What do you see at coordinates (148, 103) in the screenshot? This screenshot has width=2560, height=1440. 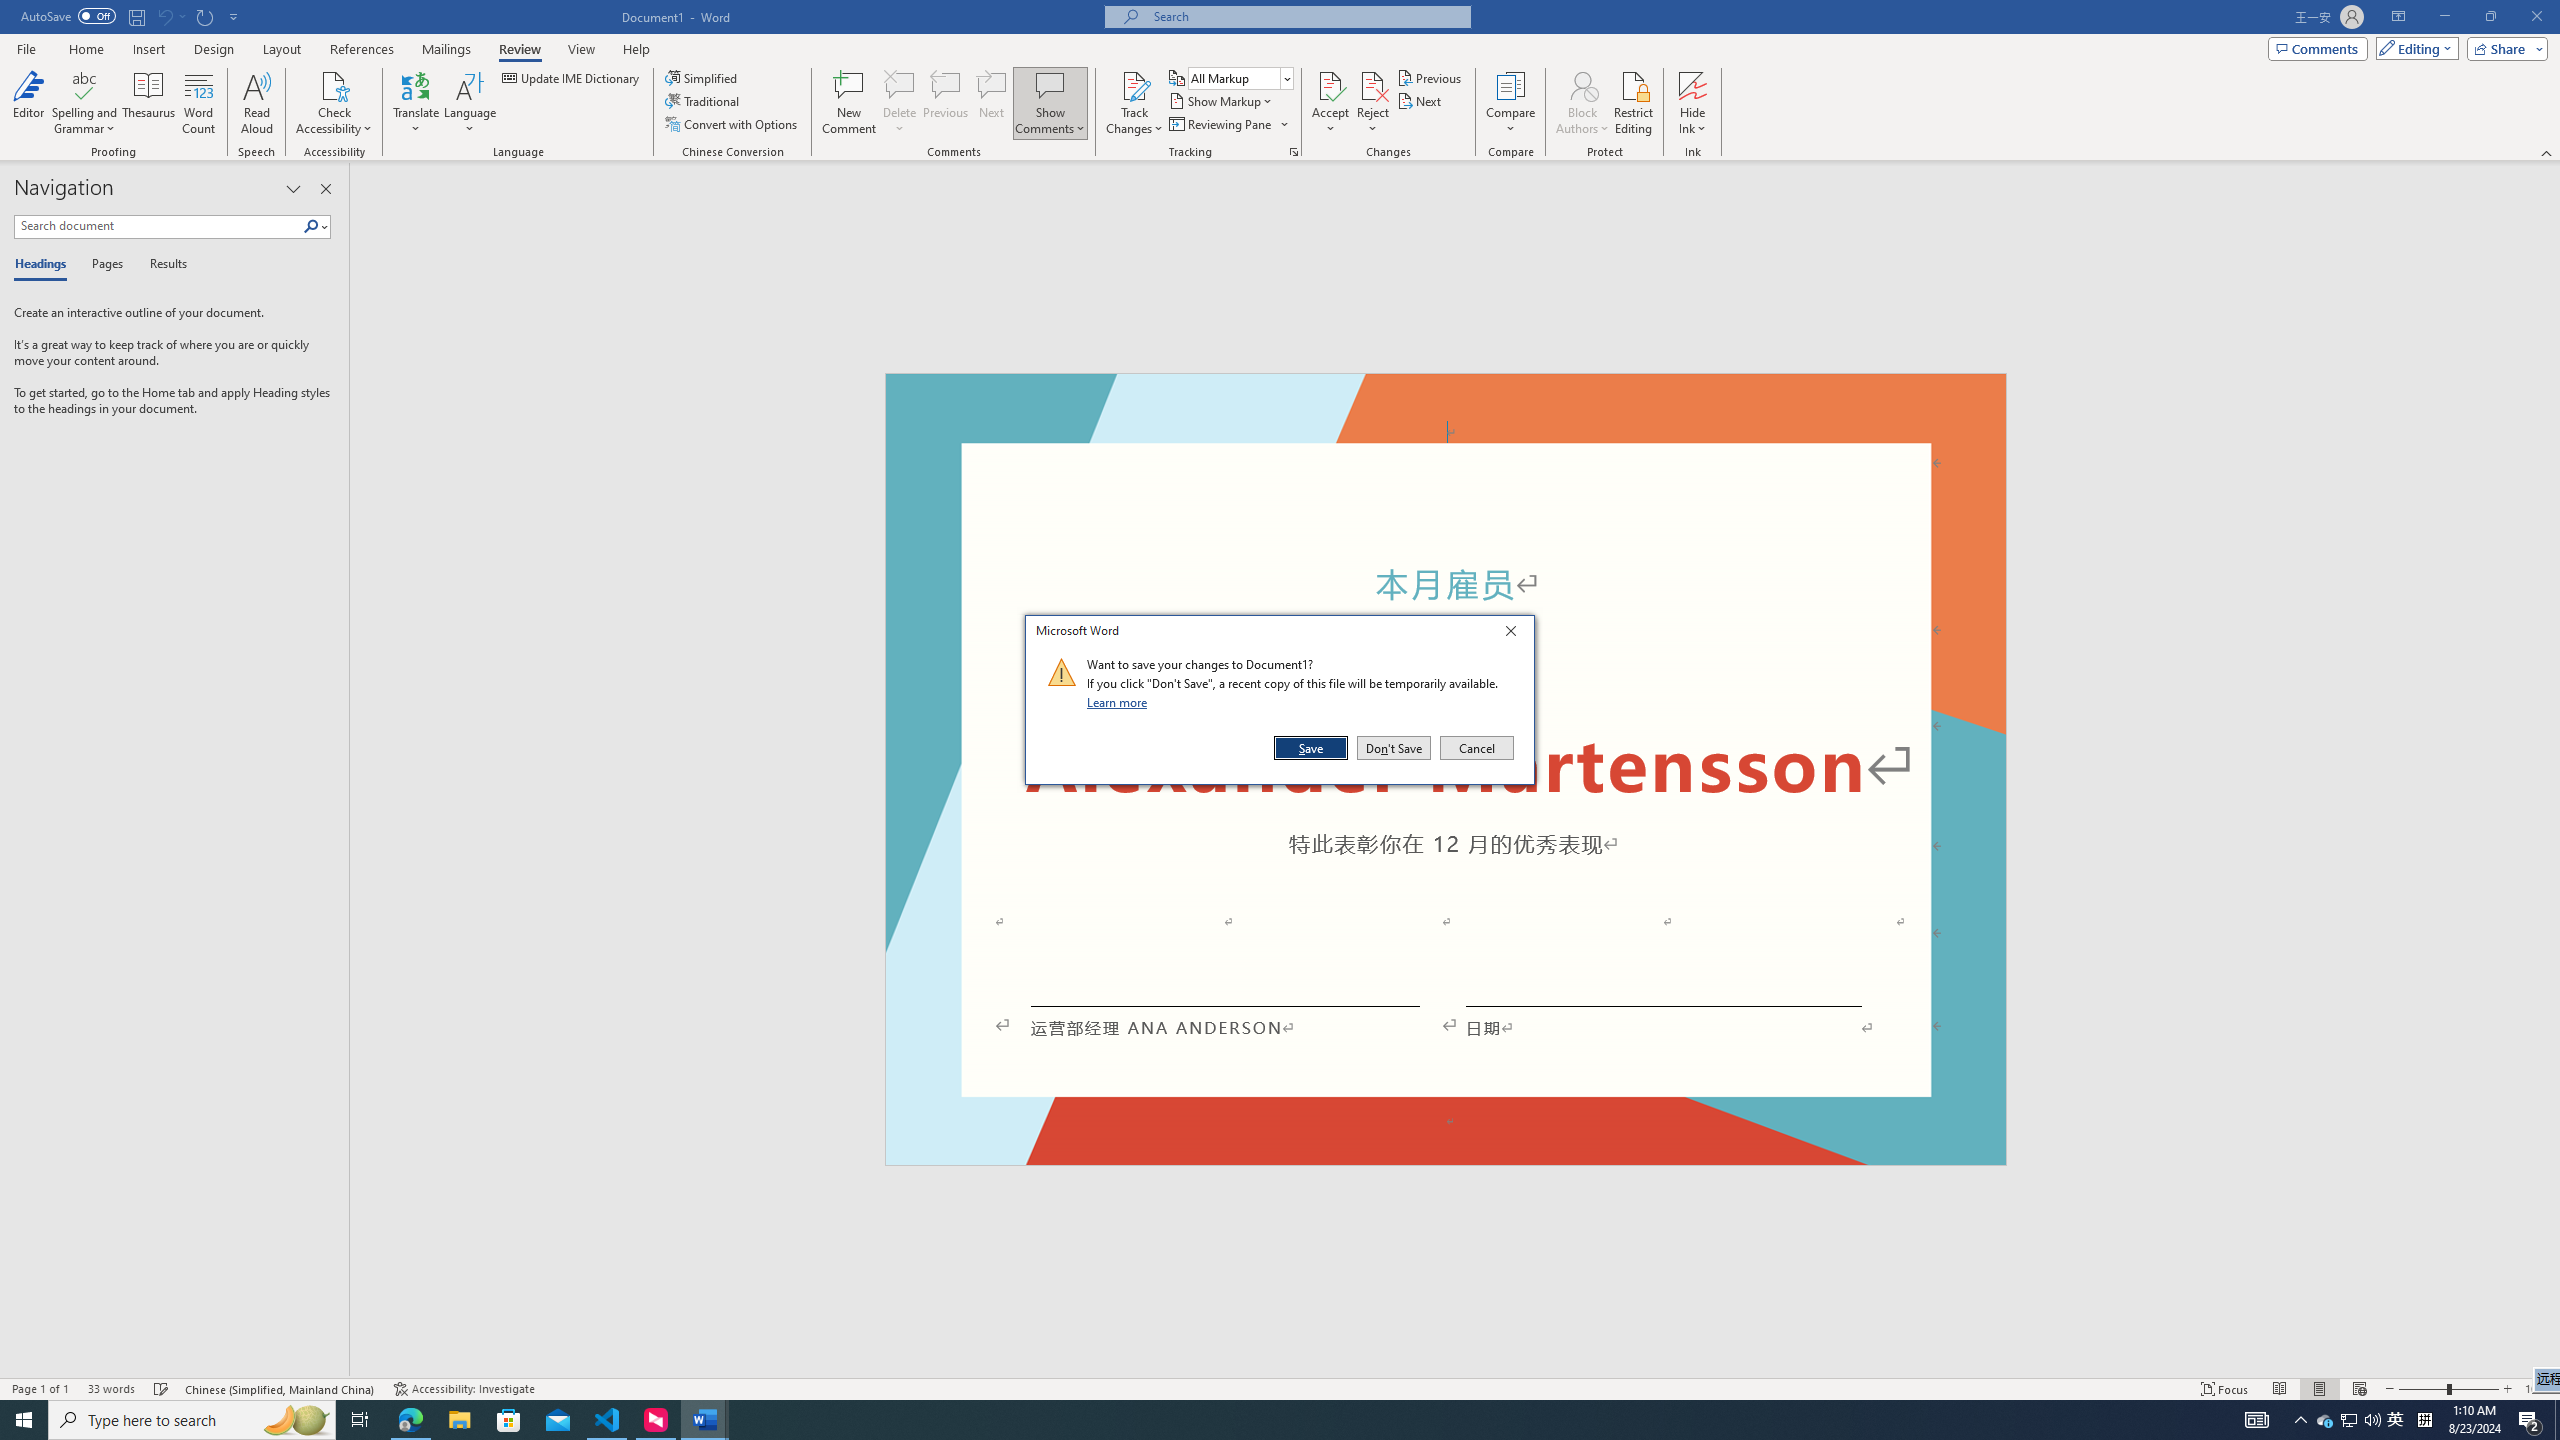 I see `'Thesaurus...'` at bounding box center [148, 103].